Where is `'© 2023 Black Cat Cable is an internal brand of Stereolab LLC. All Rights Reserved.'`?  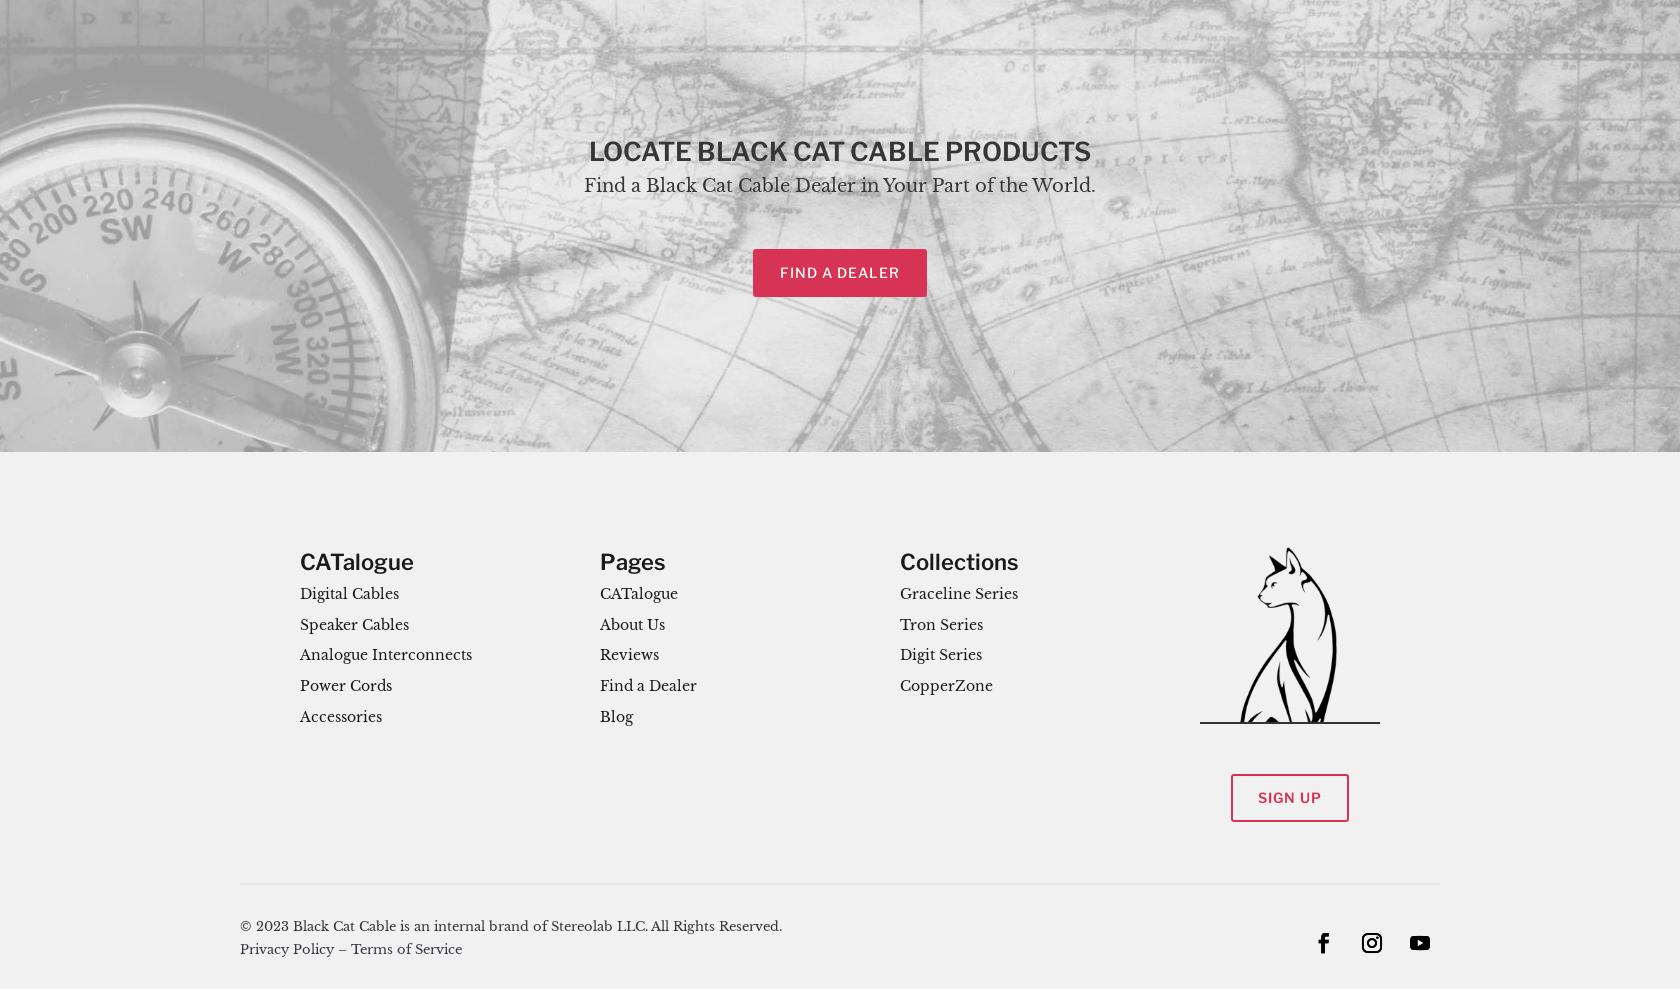 '© 2023 Black Cat Cable is an internal brand of Stereolab LLC. All Rights Reserved.' is located at coordinates (240, 924).